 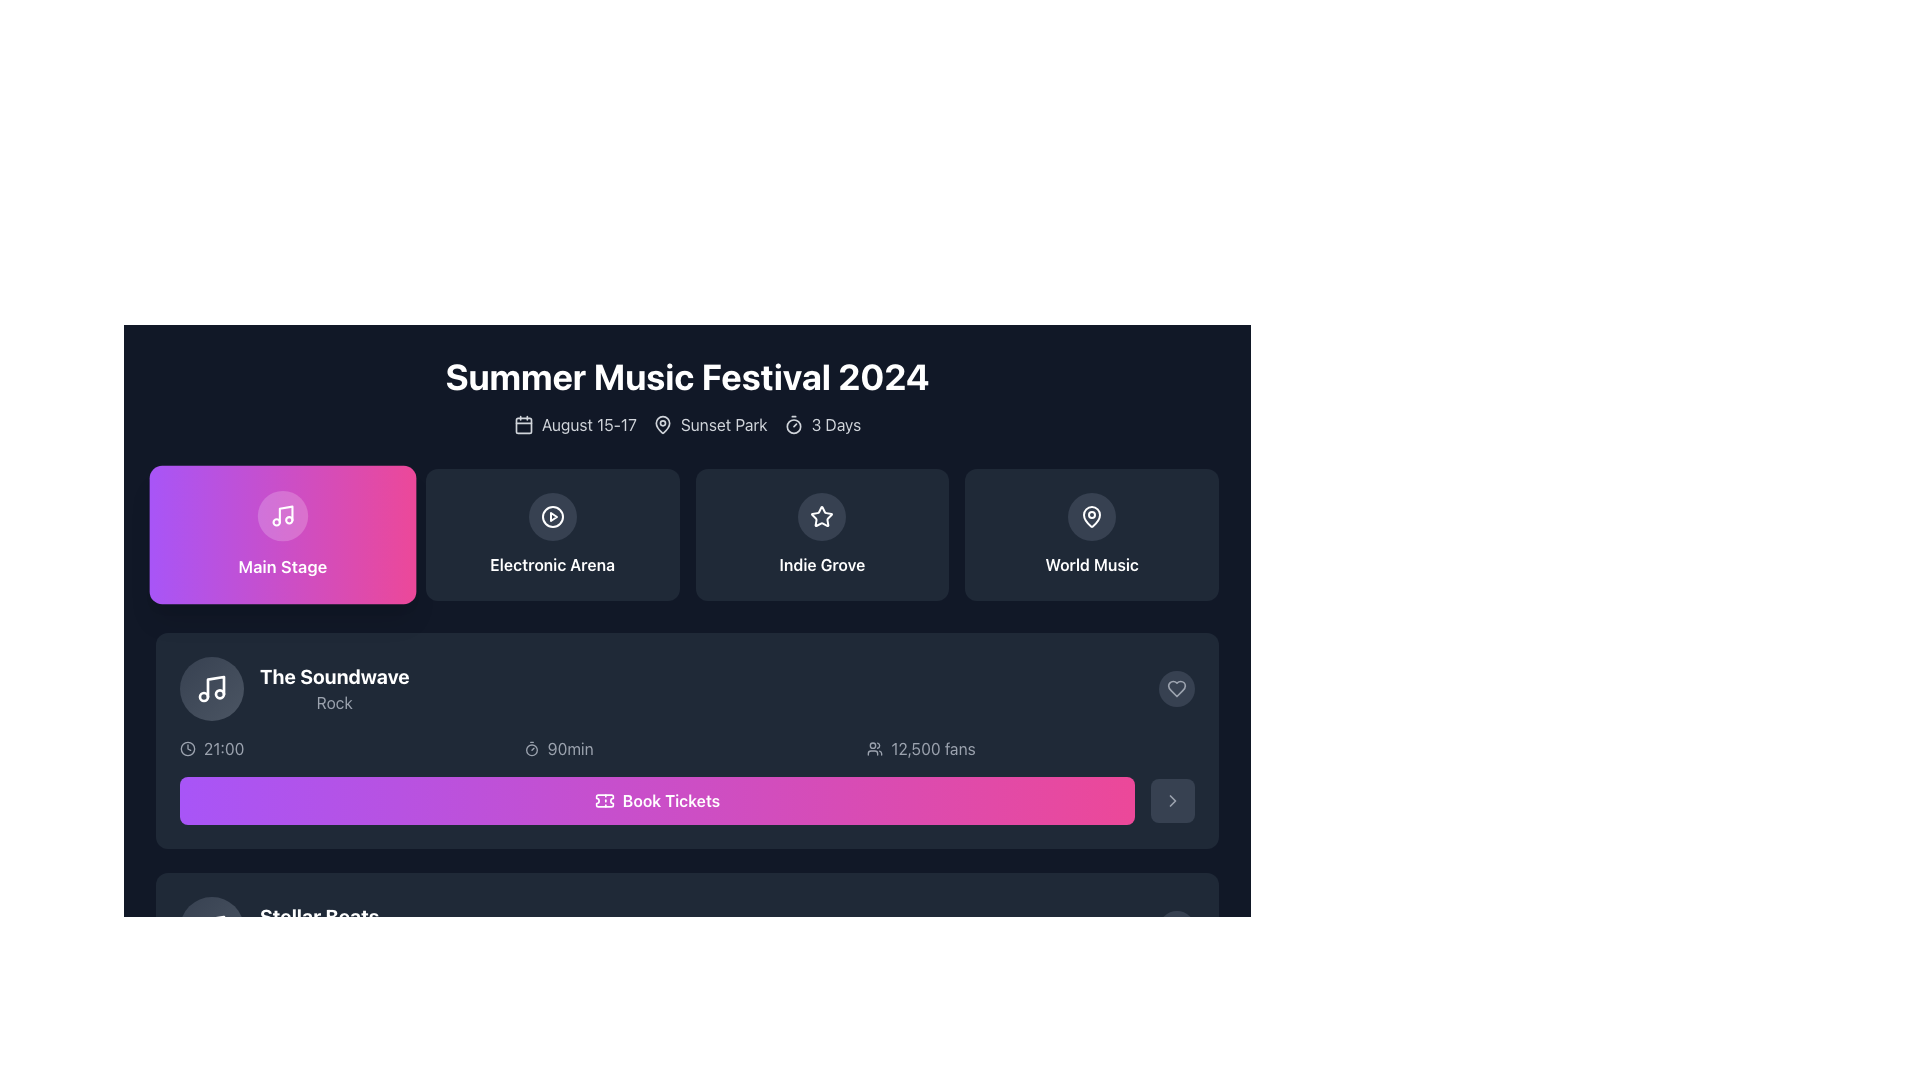 I want to click on the Informational banner displaying event details such as '21:00', '90min', and '12,500 fans', so click(x=687, y=748).